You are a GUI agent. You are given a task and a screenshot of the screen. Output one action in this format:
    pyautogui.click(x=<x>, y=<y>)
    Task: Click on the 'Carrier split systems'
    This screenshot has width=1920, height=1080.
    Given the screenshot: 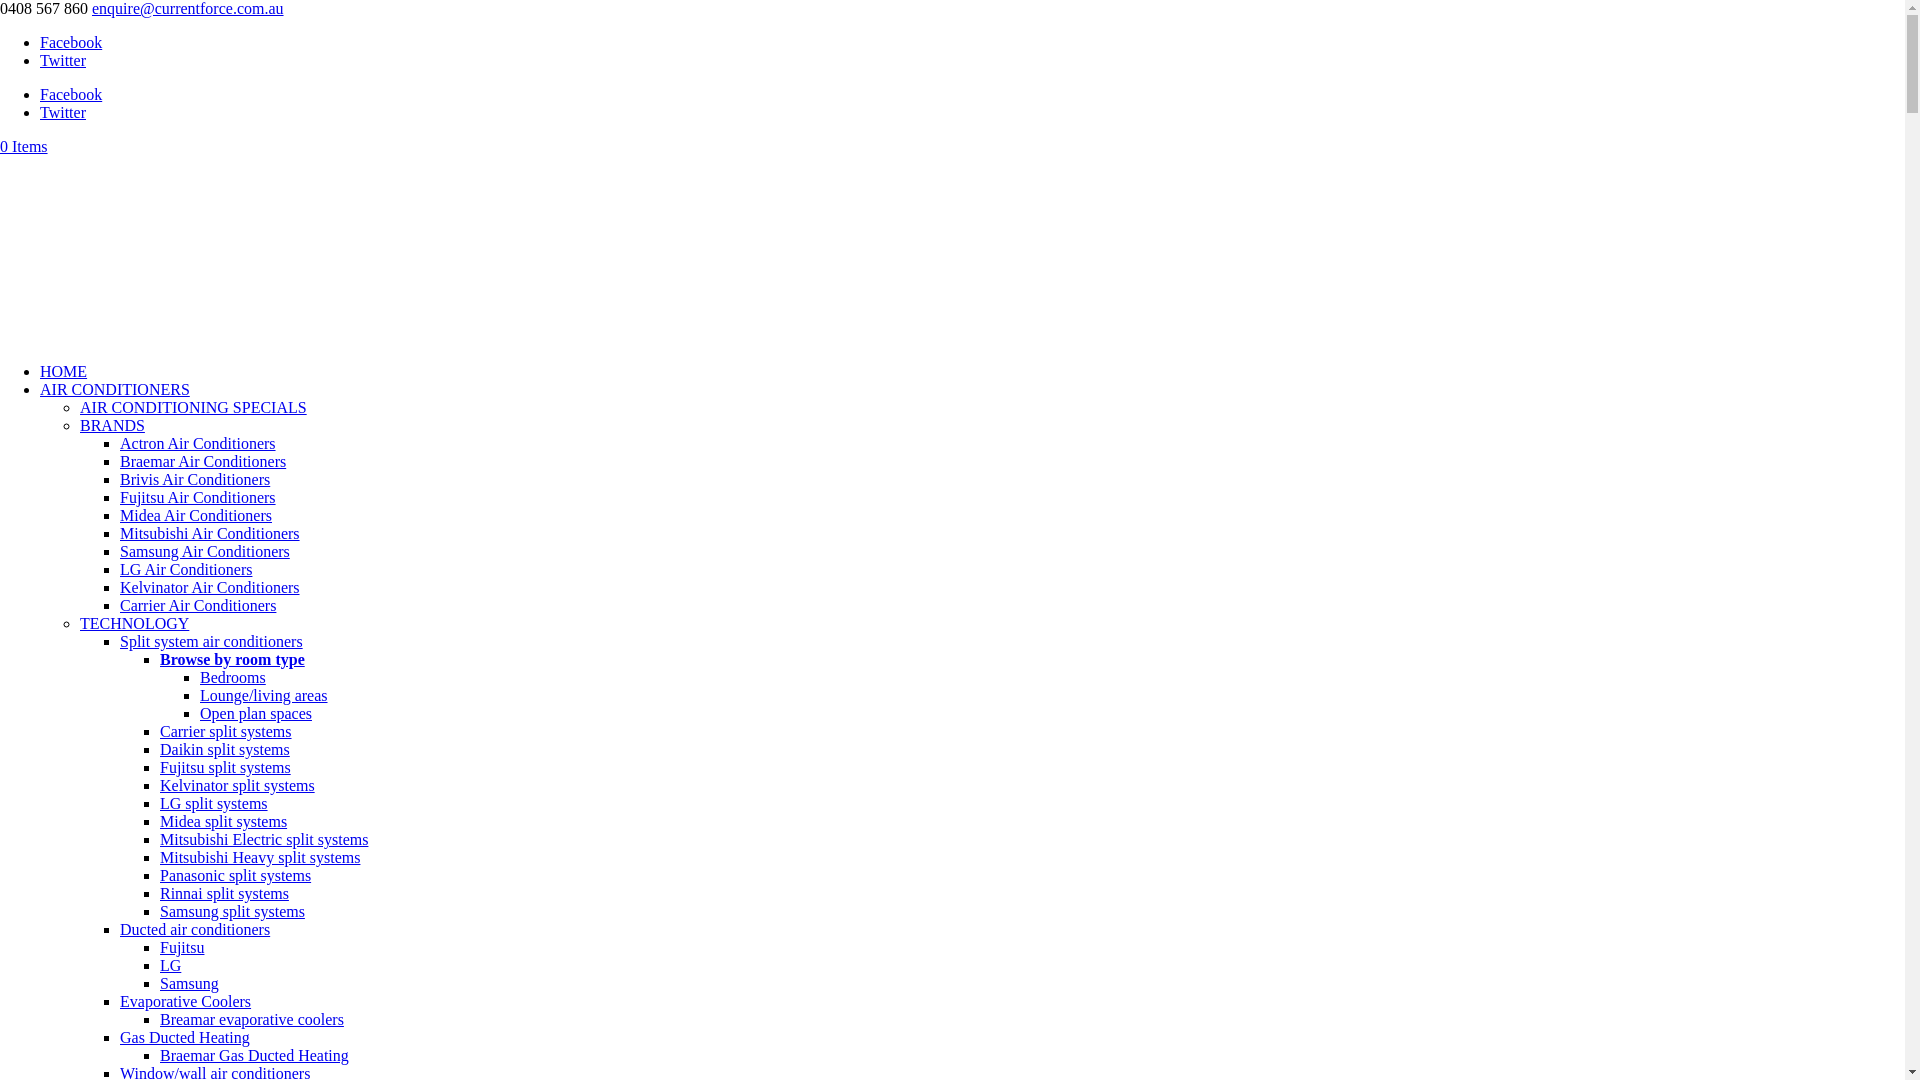 What is the action you would take?
    pyautogui.click(x=225, y=731)
    